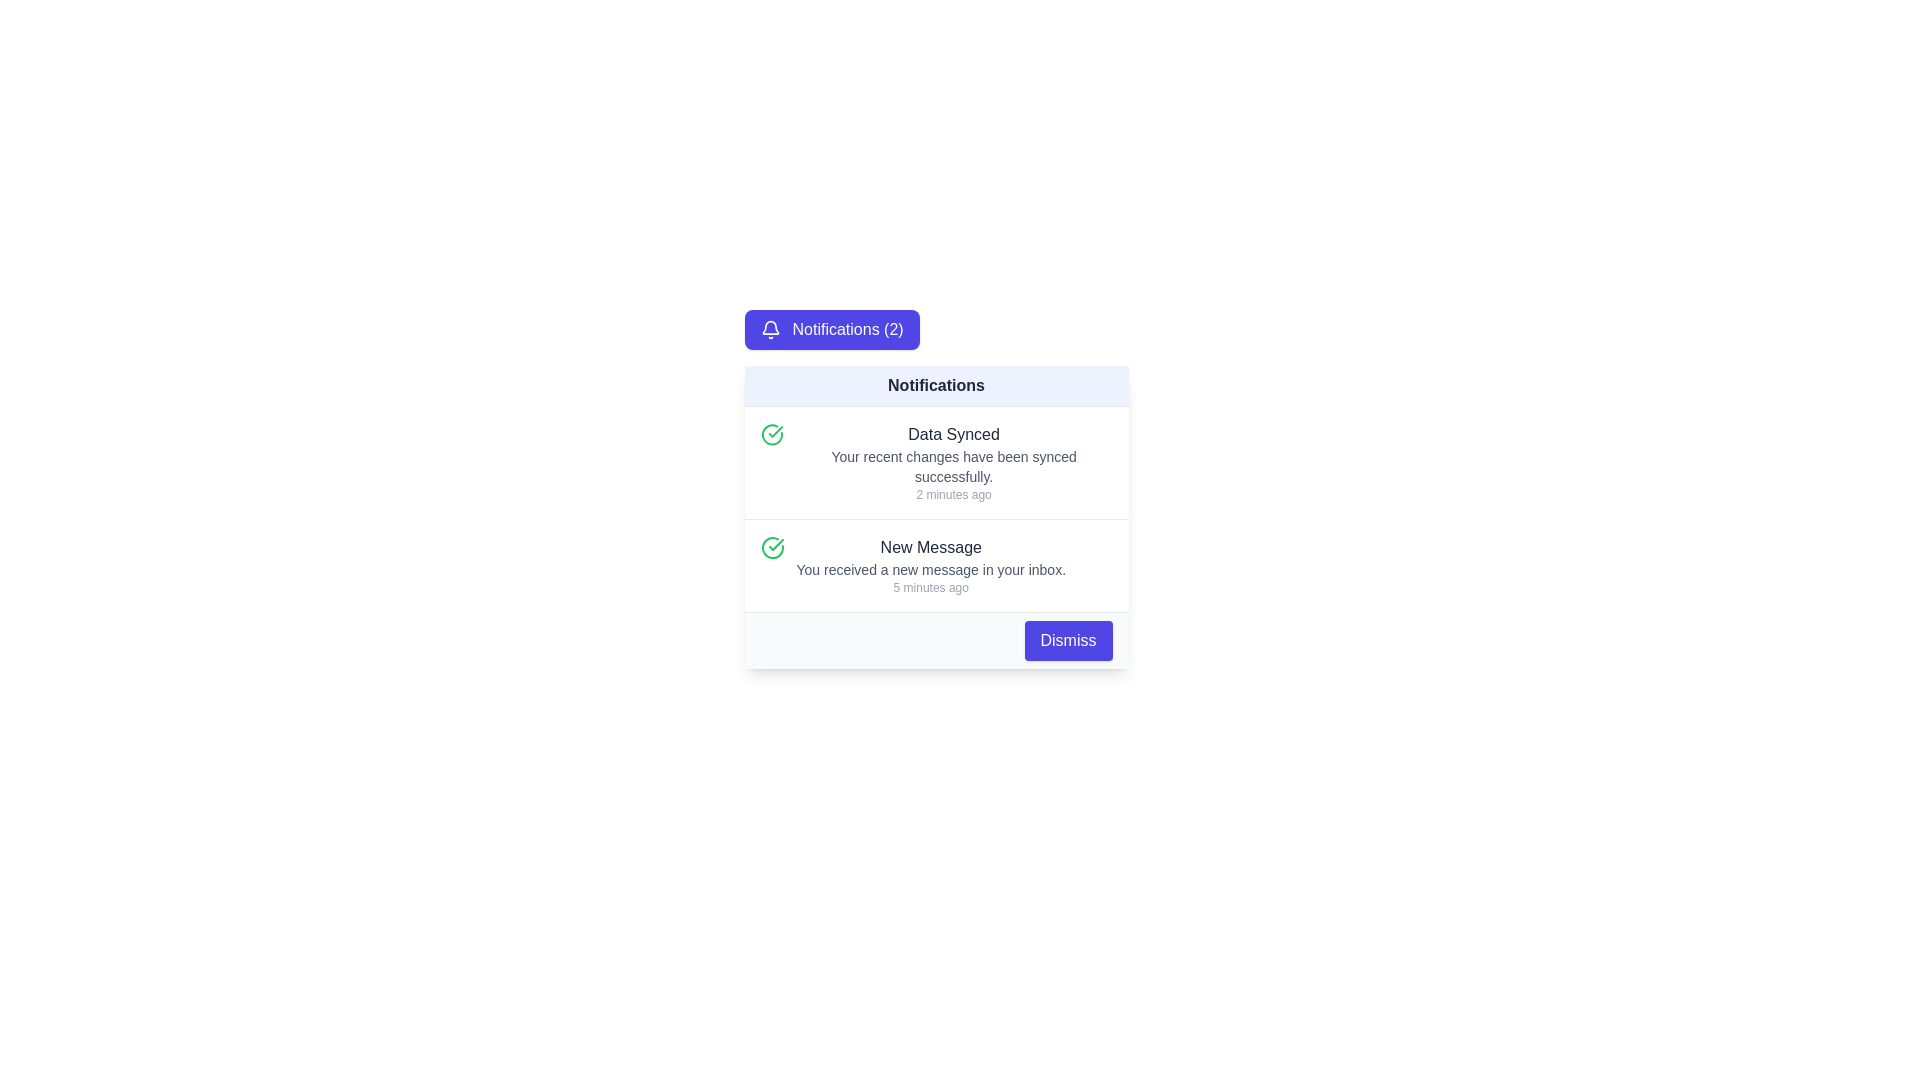 This screenshot has height=1080, width=1920. I want to click on the notification icon located to the left of the text 'Notifications (2)' in the top bar of the dialog, so click(769, 329).